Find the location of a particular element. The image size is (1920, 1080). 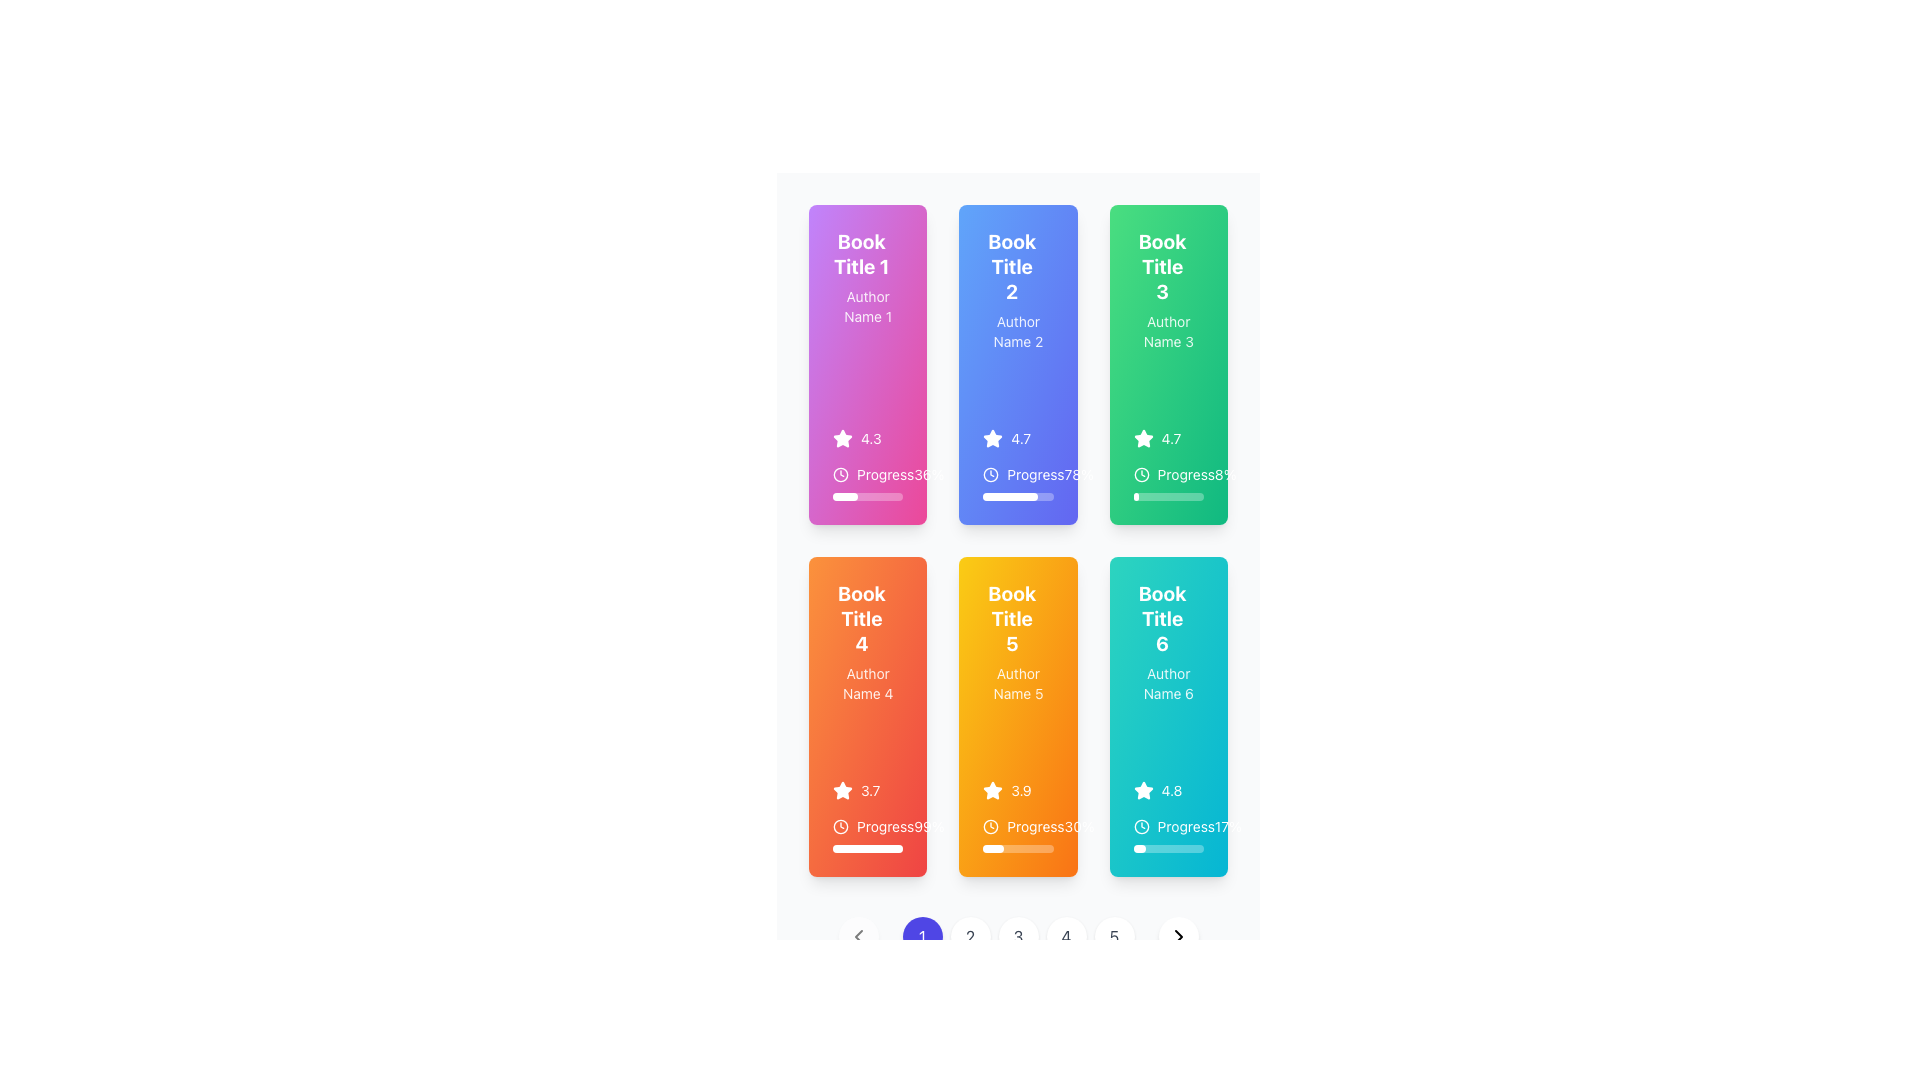

the third circular button in the pagination control at the bottom center of the interface is located at coordinates (1018, 937).